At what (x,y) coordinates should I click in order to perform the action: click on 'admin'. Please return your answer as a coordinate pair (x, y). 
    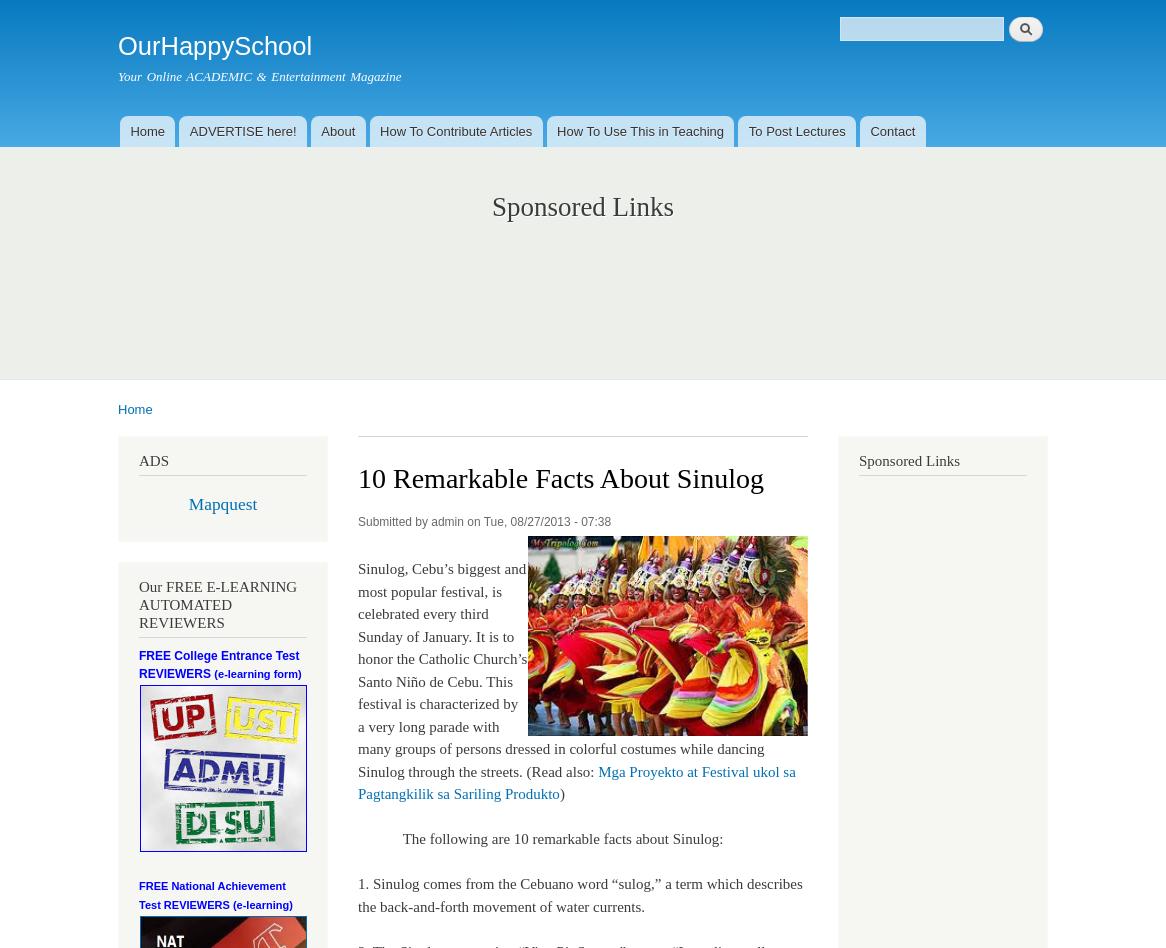
    Looking at the image, I should click on (446, 521).